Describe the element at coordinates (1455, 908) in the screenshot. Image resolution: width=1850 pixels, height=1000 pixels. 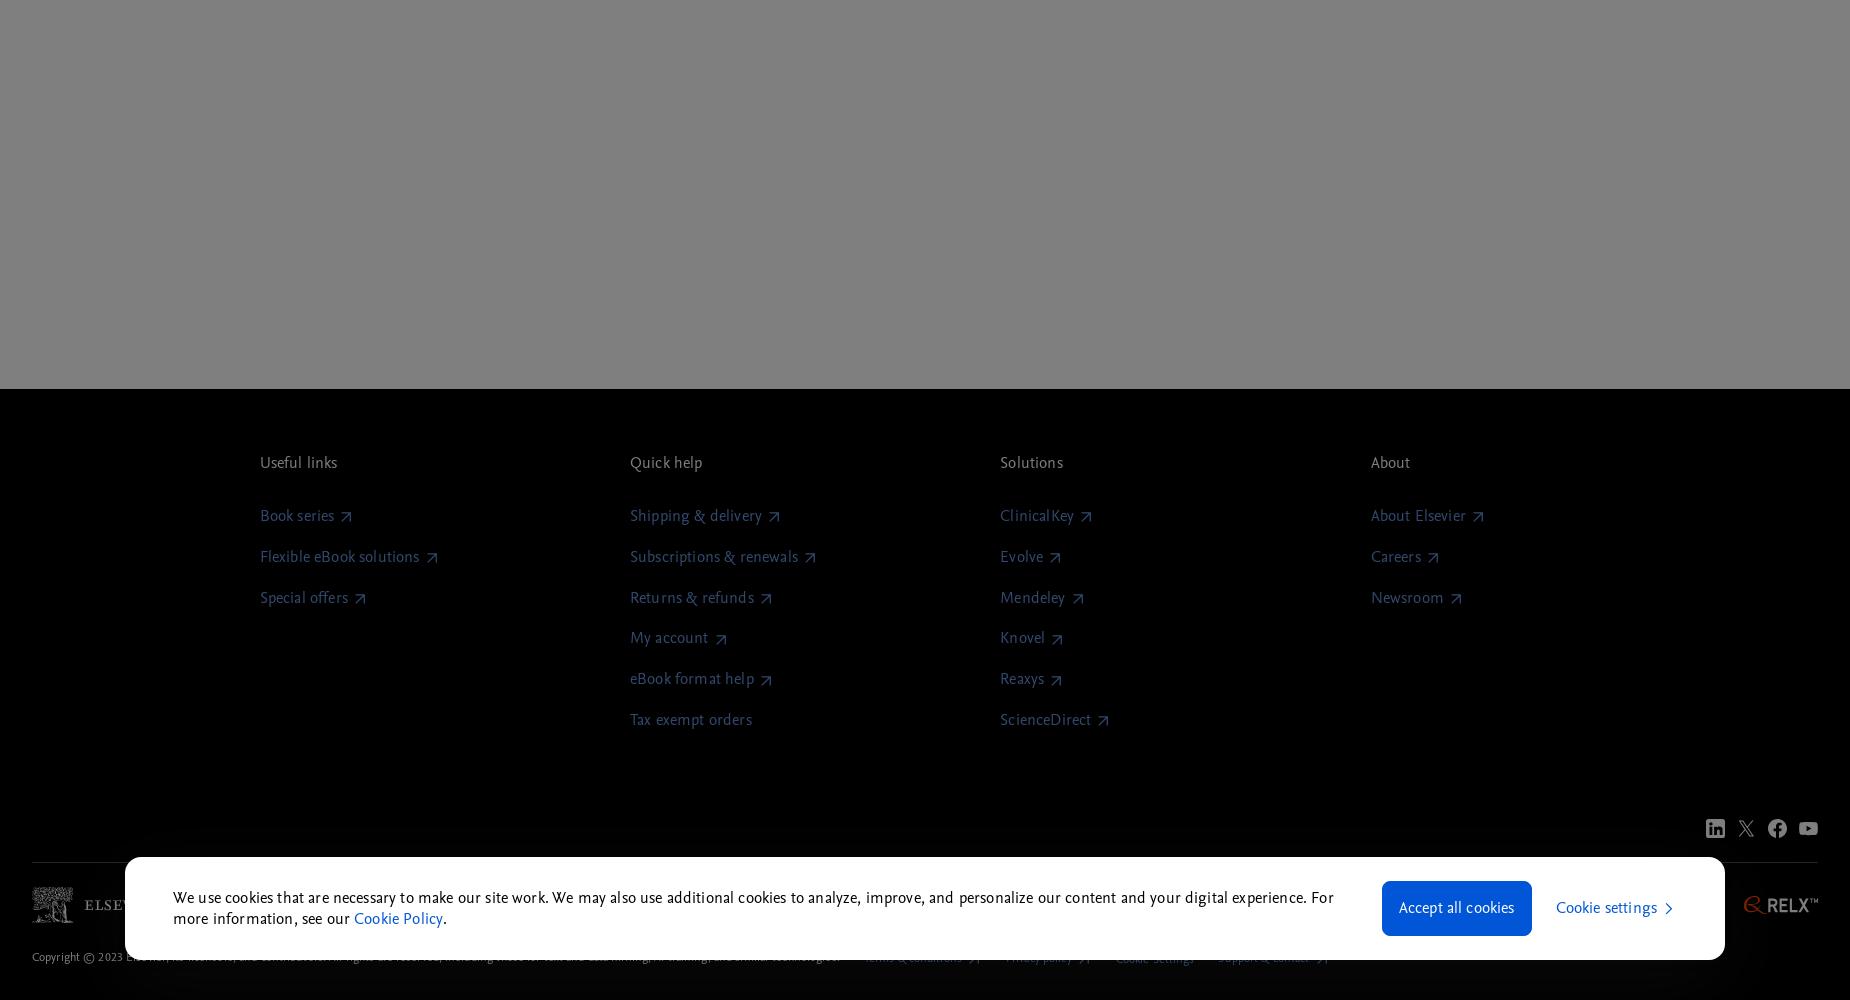
I see `'Accept all cookies'` at that location.